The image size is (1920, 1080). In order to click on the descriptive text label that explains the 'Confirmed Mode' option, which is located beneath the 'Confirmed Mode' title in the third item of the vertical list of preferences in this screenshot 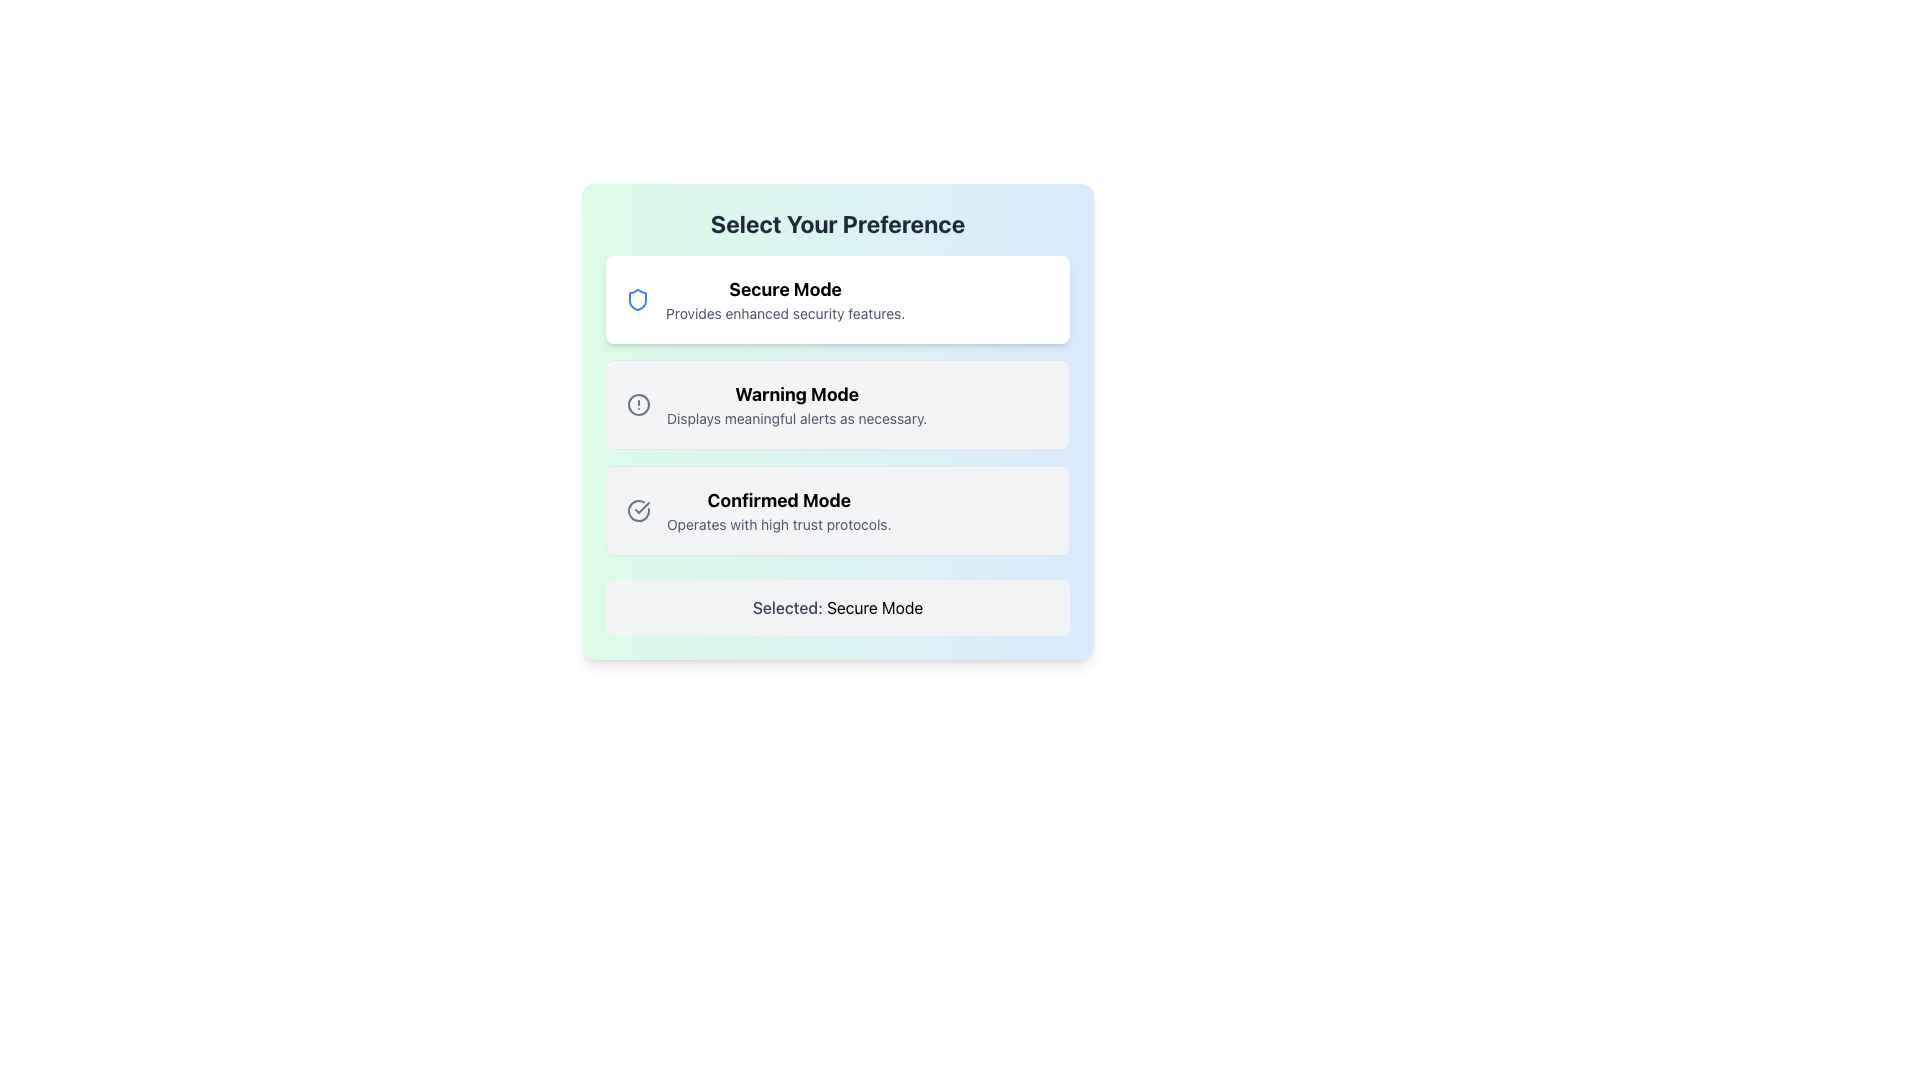, I will do `click(778, 523)`.